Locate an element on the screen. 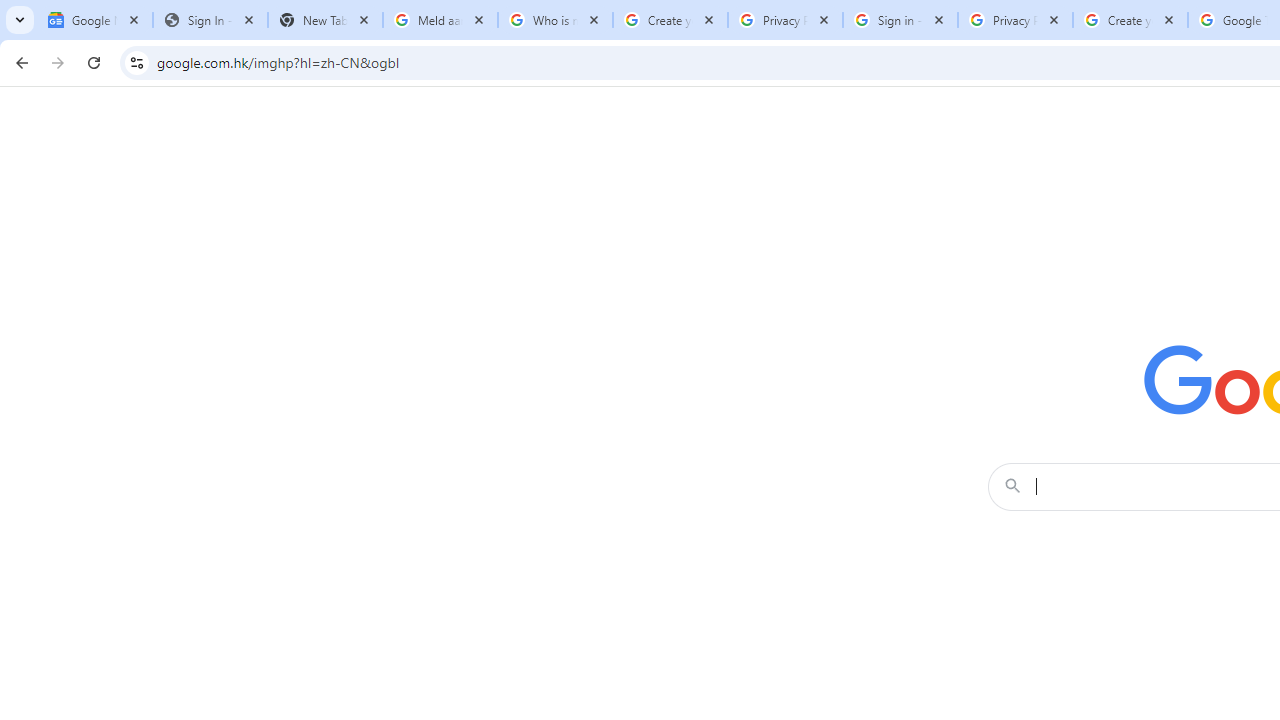 This screenshot has width=1280, height=720. 'New Tab' is located at coordinates (325, 20).